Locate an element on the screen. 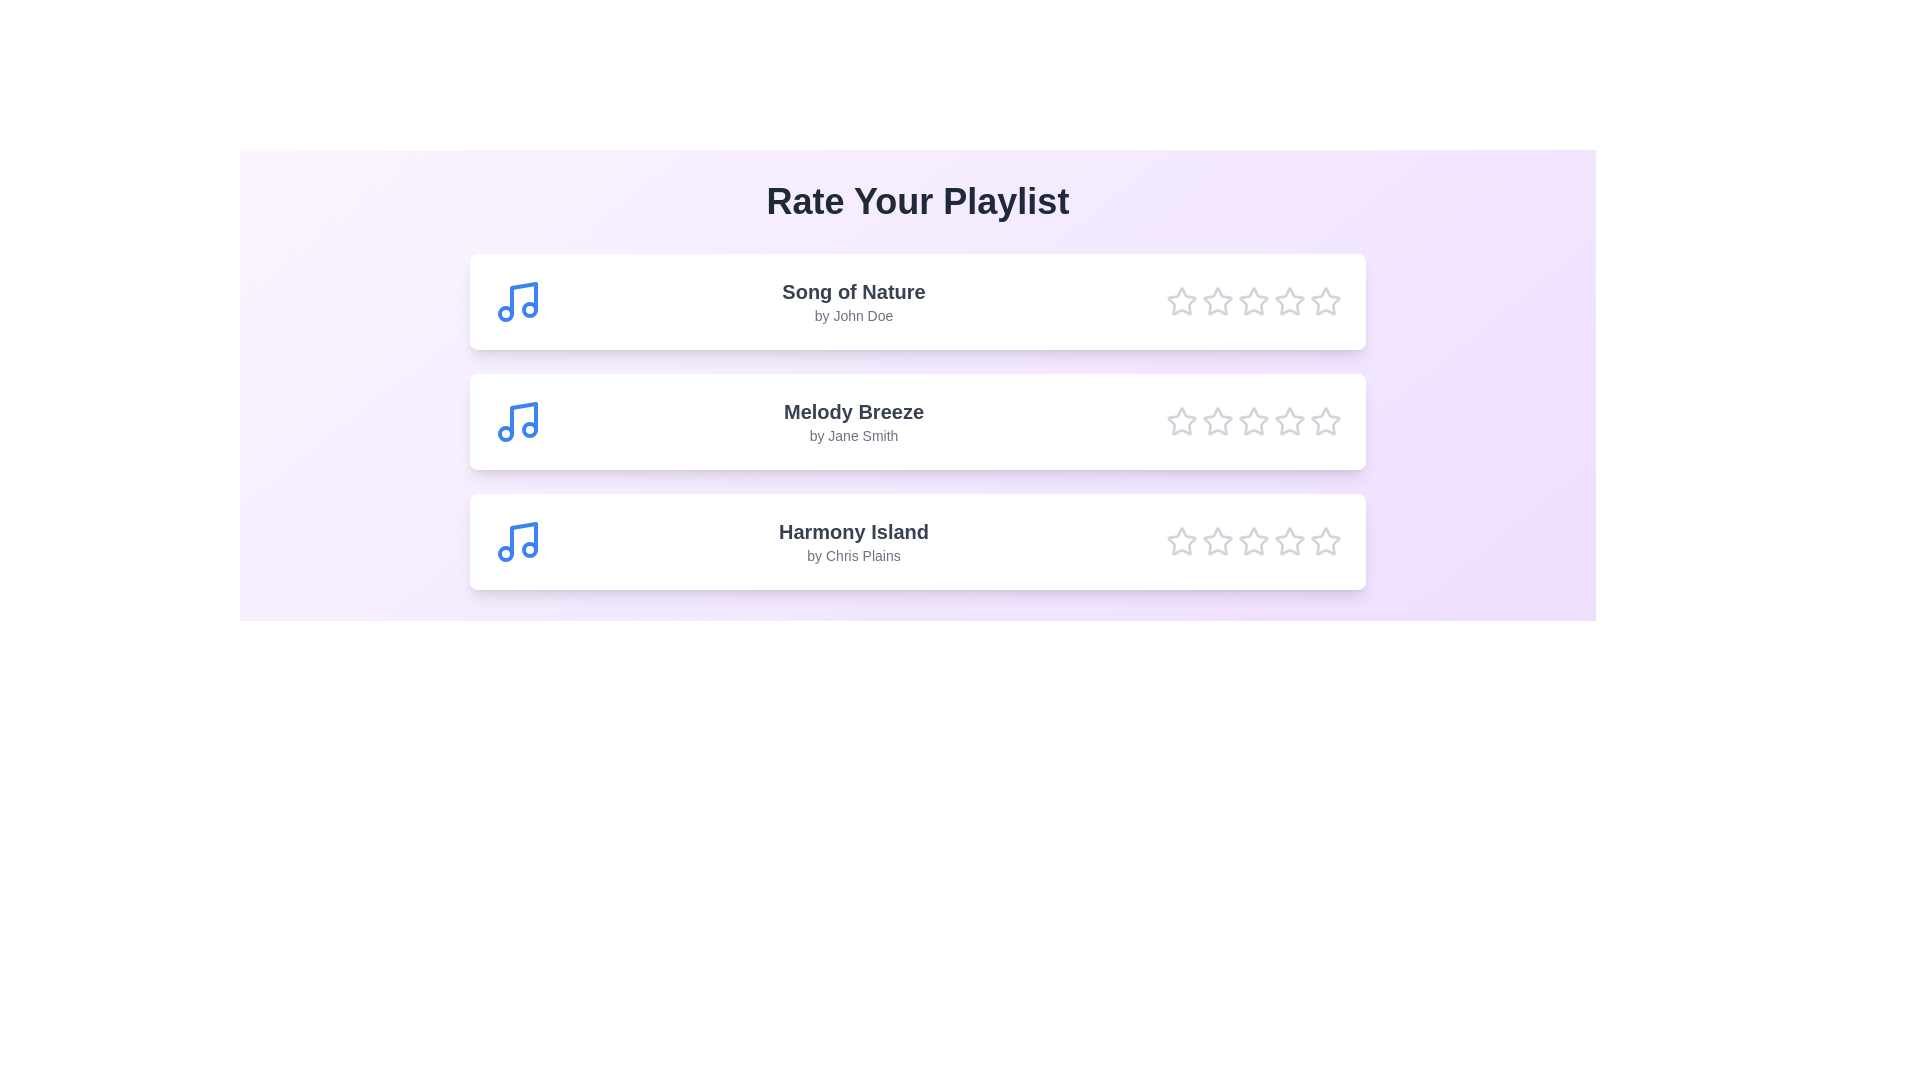 This screenshot has height=1080, width=1920. the star corresponding to 3 for the song Song of Nature is located at coordinates (1252, 301).